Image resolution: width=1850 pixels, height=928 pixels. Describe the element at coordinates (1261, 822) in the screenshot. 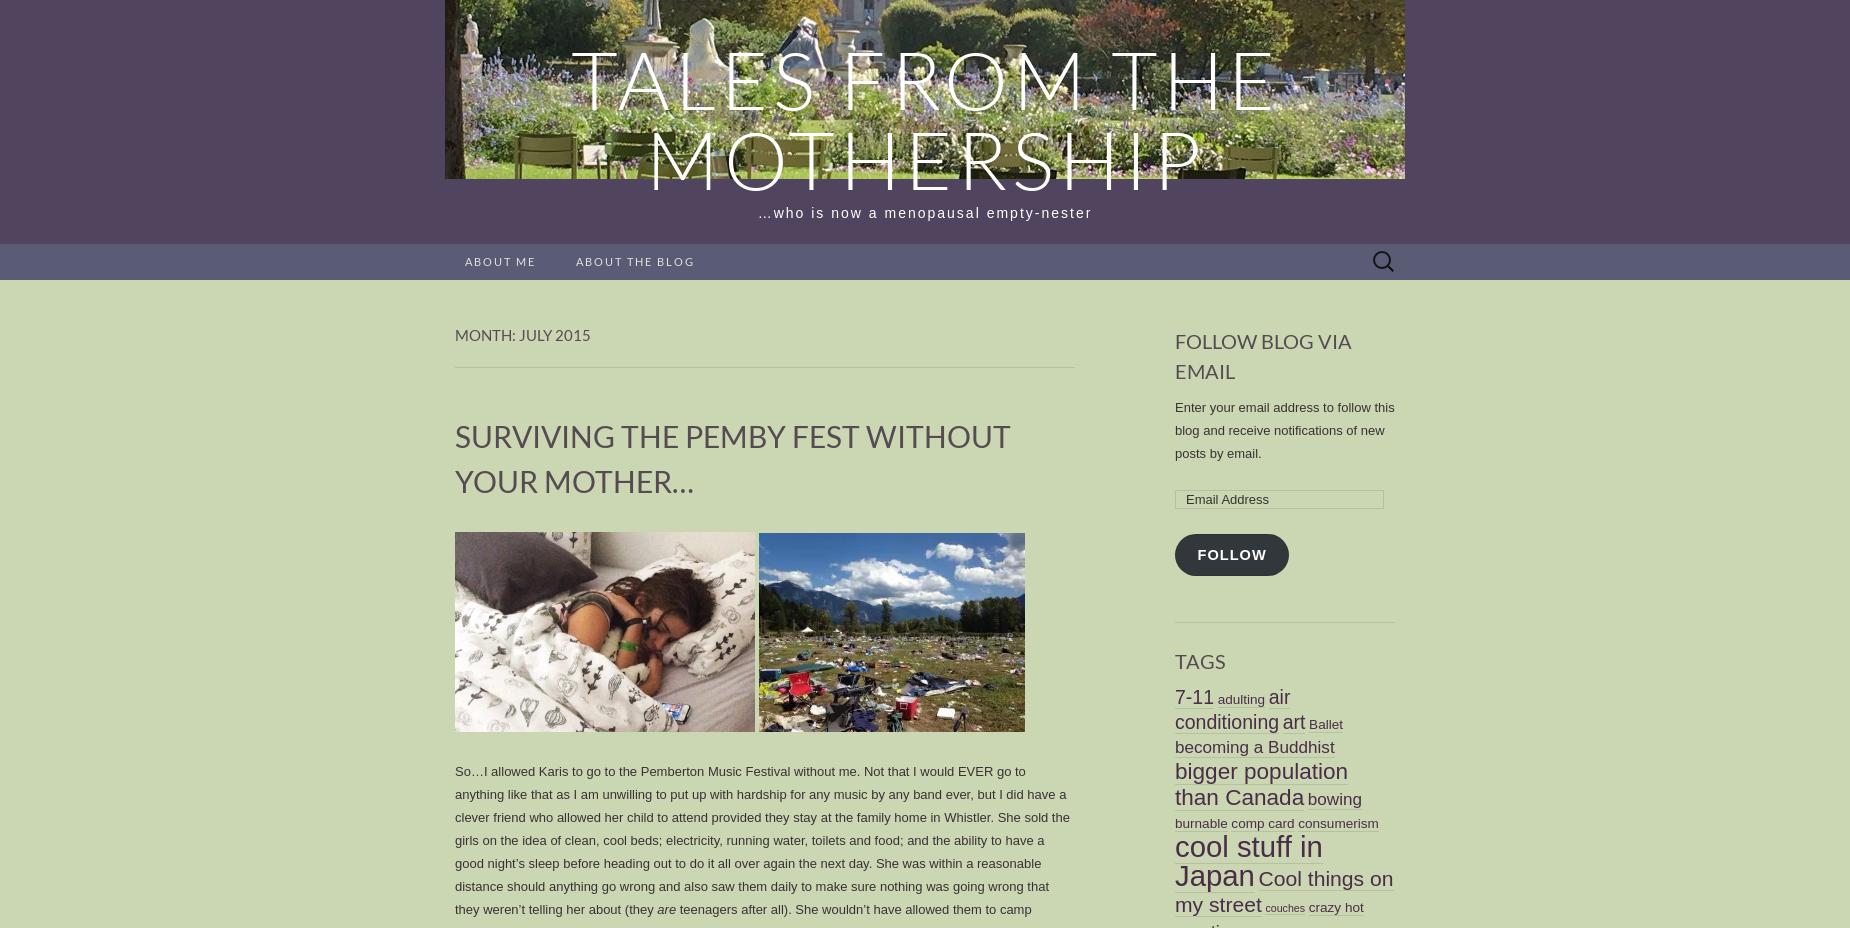

I see `'comp card'` at that location.